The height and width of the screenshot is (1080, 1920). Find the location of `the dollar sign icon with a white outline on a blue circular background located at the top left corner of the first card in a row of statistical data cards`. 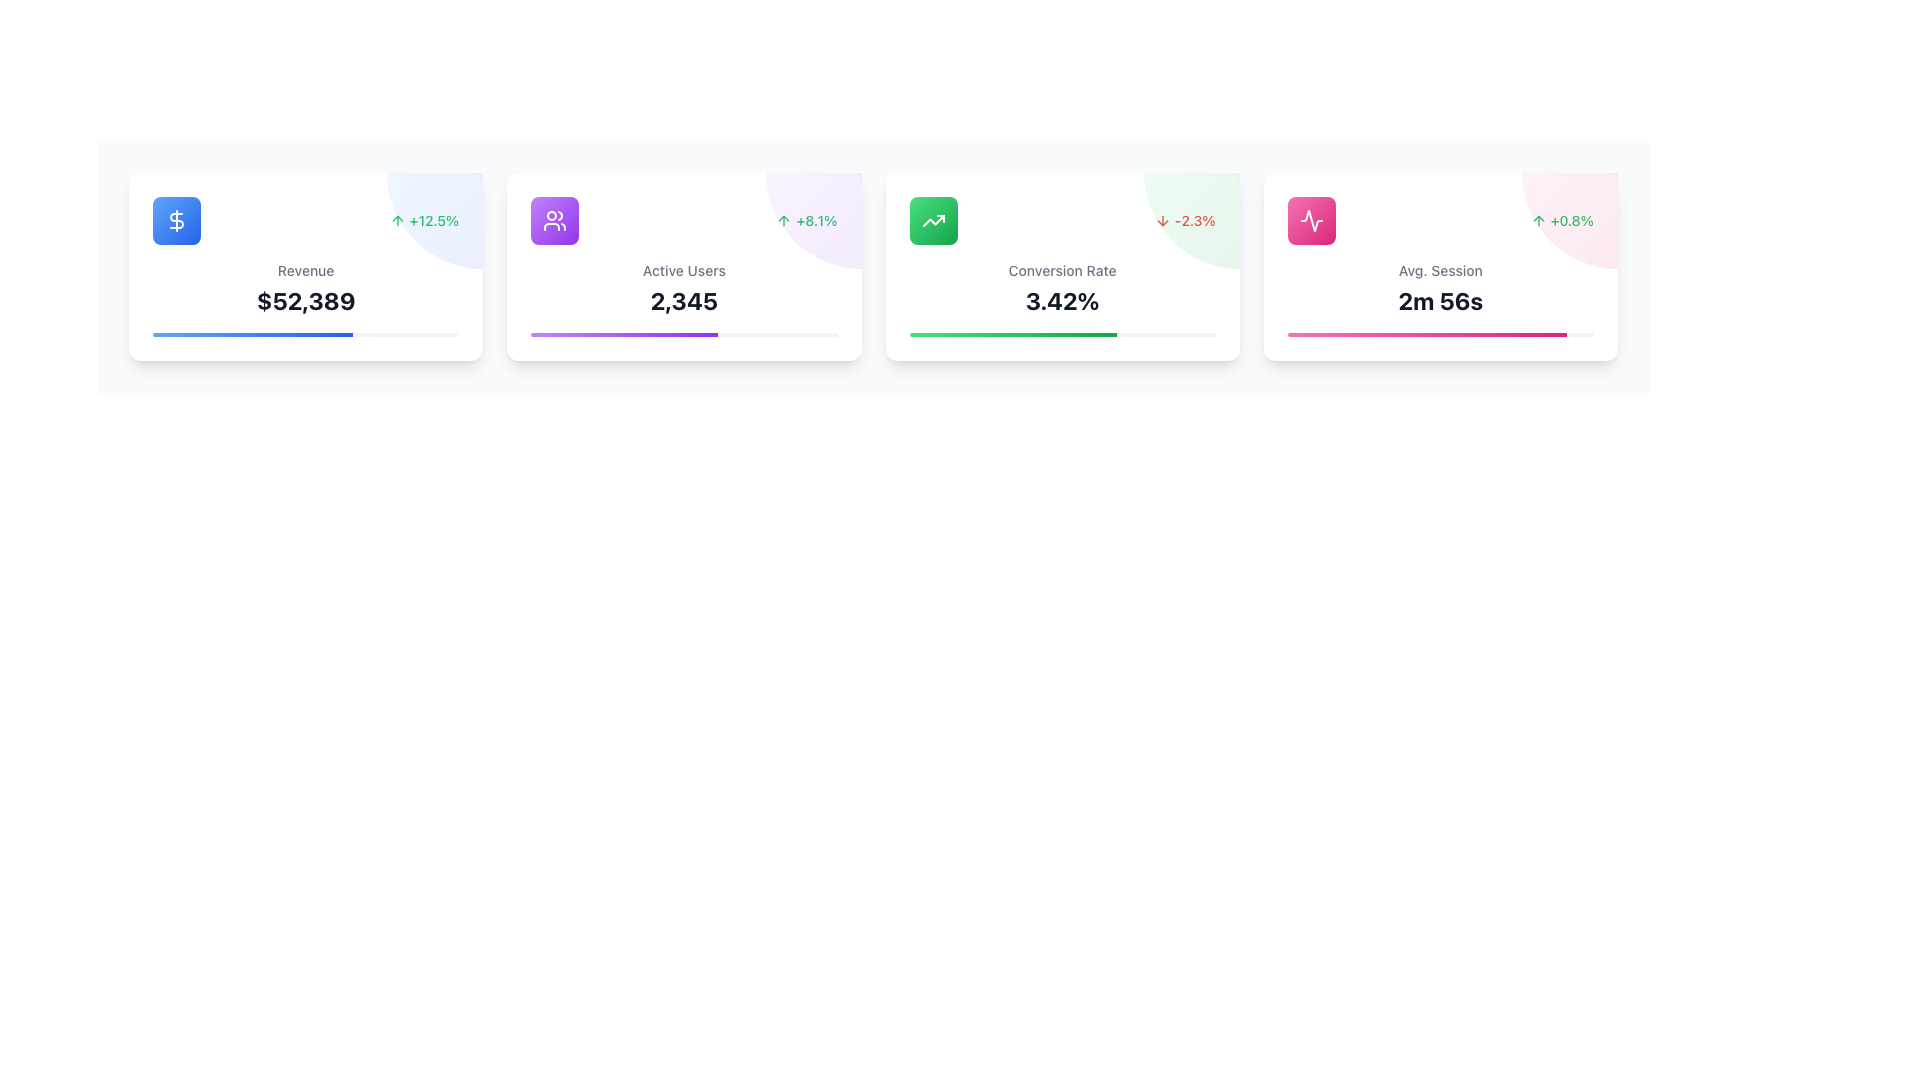

the dollar sign icon with a white outline on a blue circular background located at the top left corner of the first card in a row of statistical data cards is located at coordinates (177, 220).